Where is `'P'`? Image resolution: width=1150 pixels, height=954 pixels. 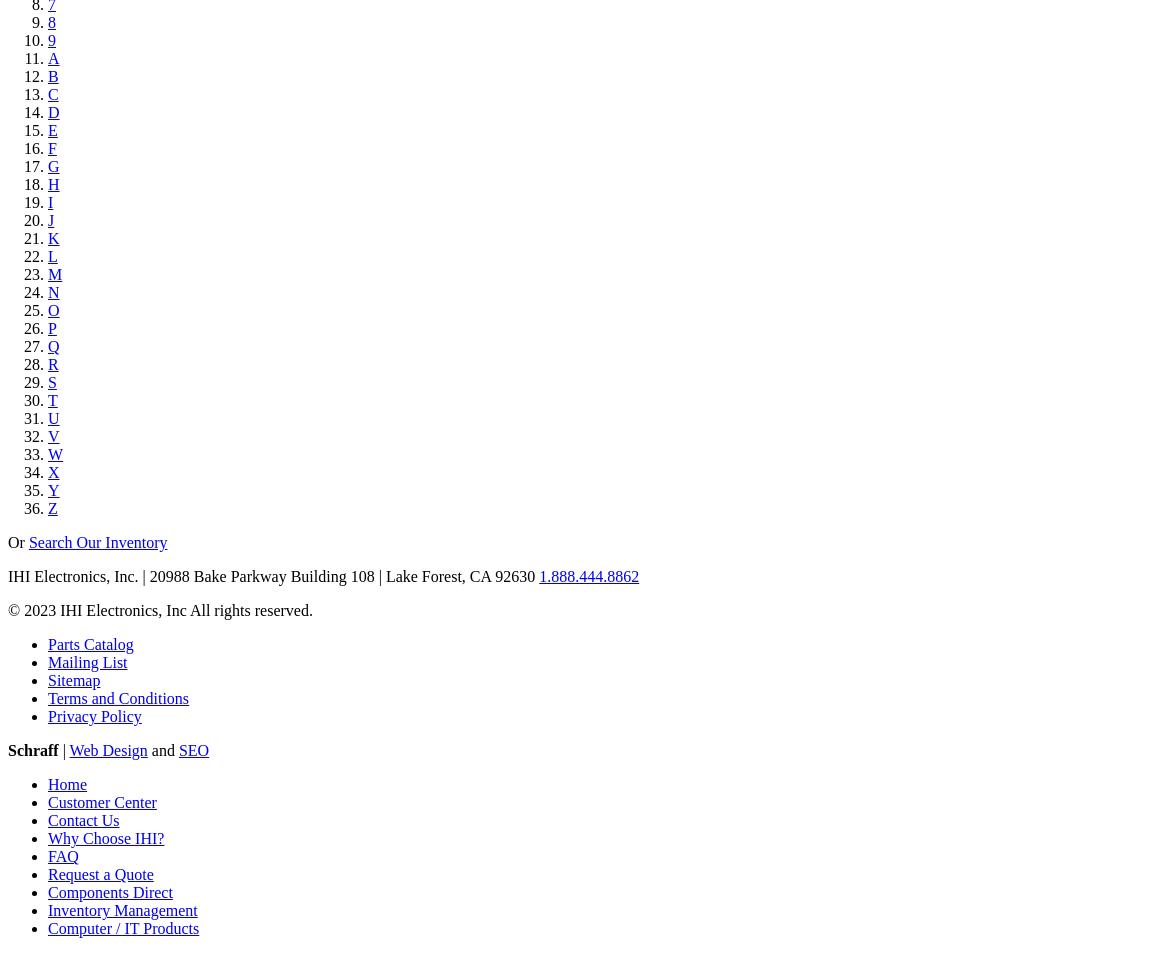
'P' is located at coordinates (50, 328).